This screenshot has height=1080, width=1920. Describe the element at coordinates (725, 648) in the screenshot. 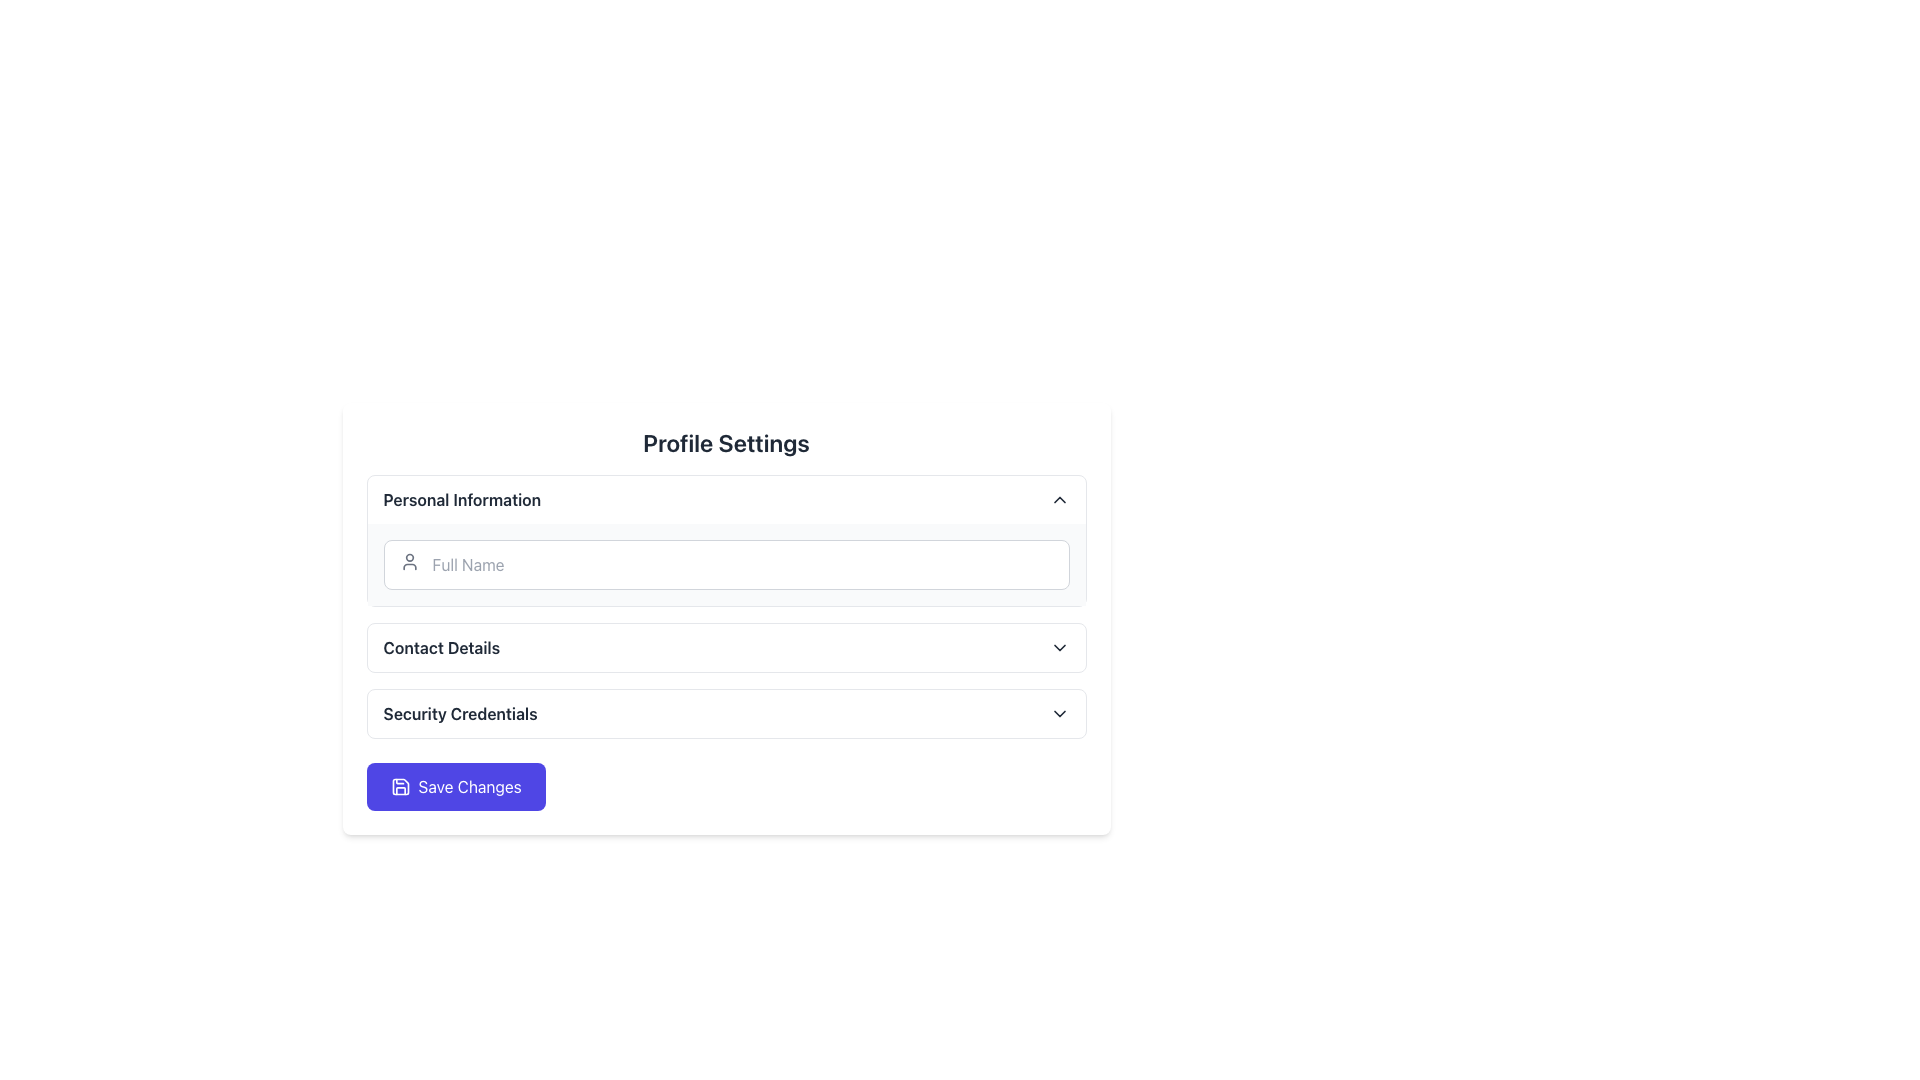

I see `the Collapsible Section Header for 'Contact Details' in the Profile Settings layout` at that location.